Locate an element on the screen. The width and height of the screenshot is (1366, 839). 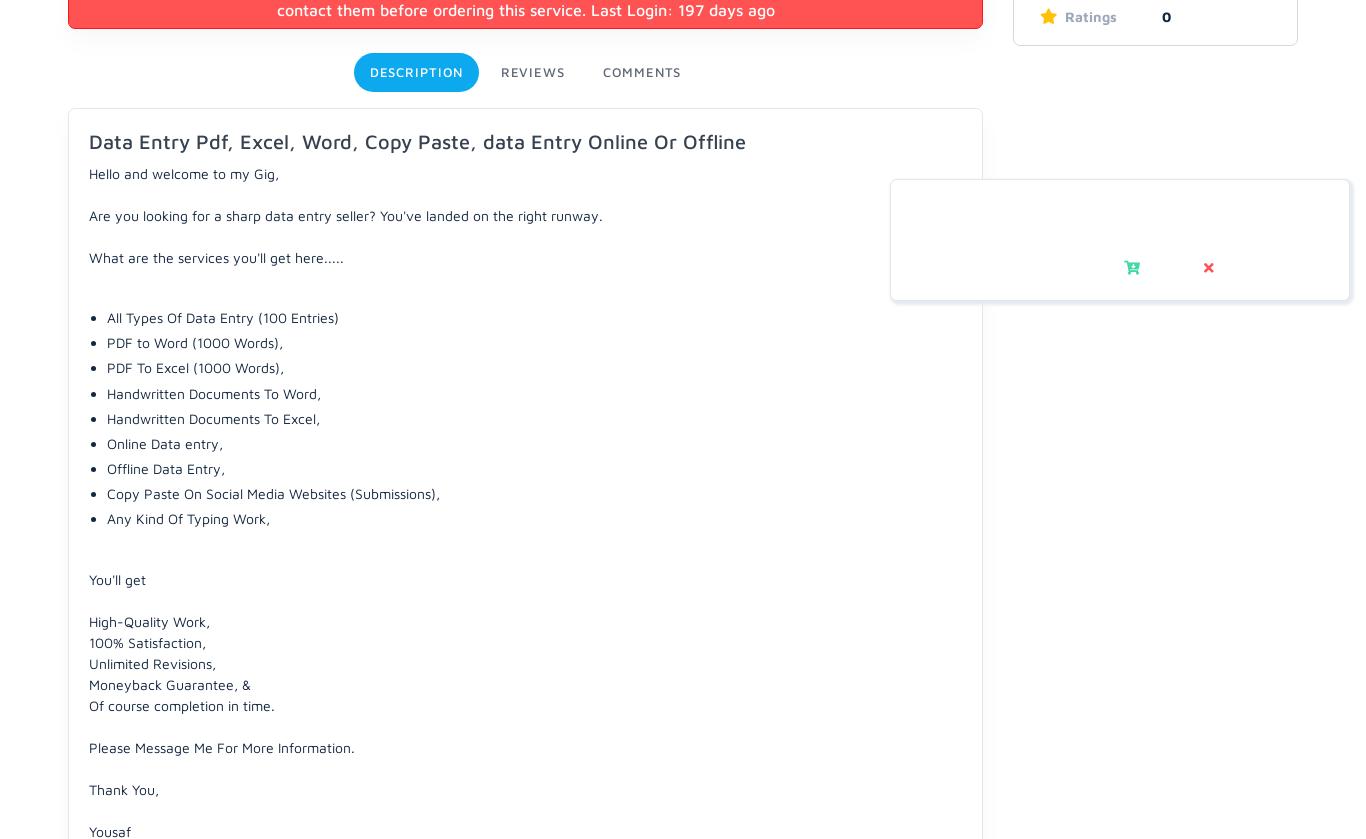
'100% Satisfaction,' is located at coordinates (146, 640).